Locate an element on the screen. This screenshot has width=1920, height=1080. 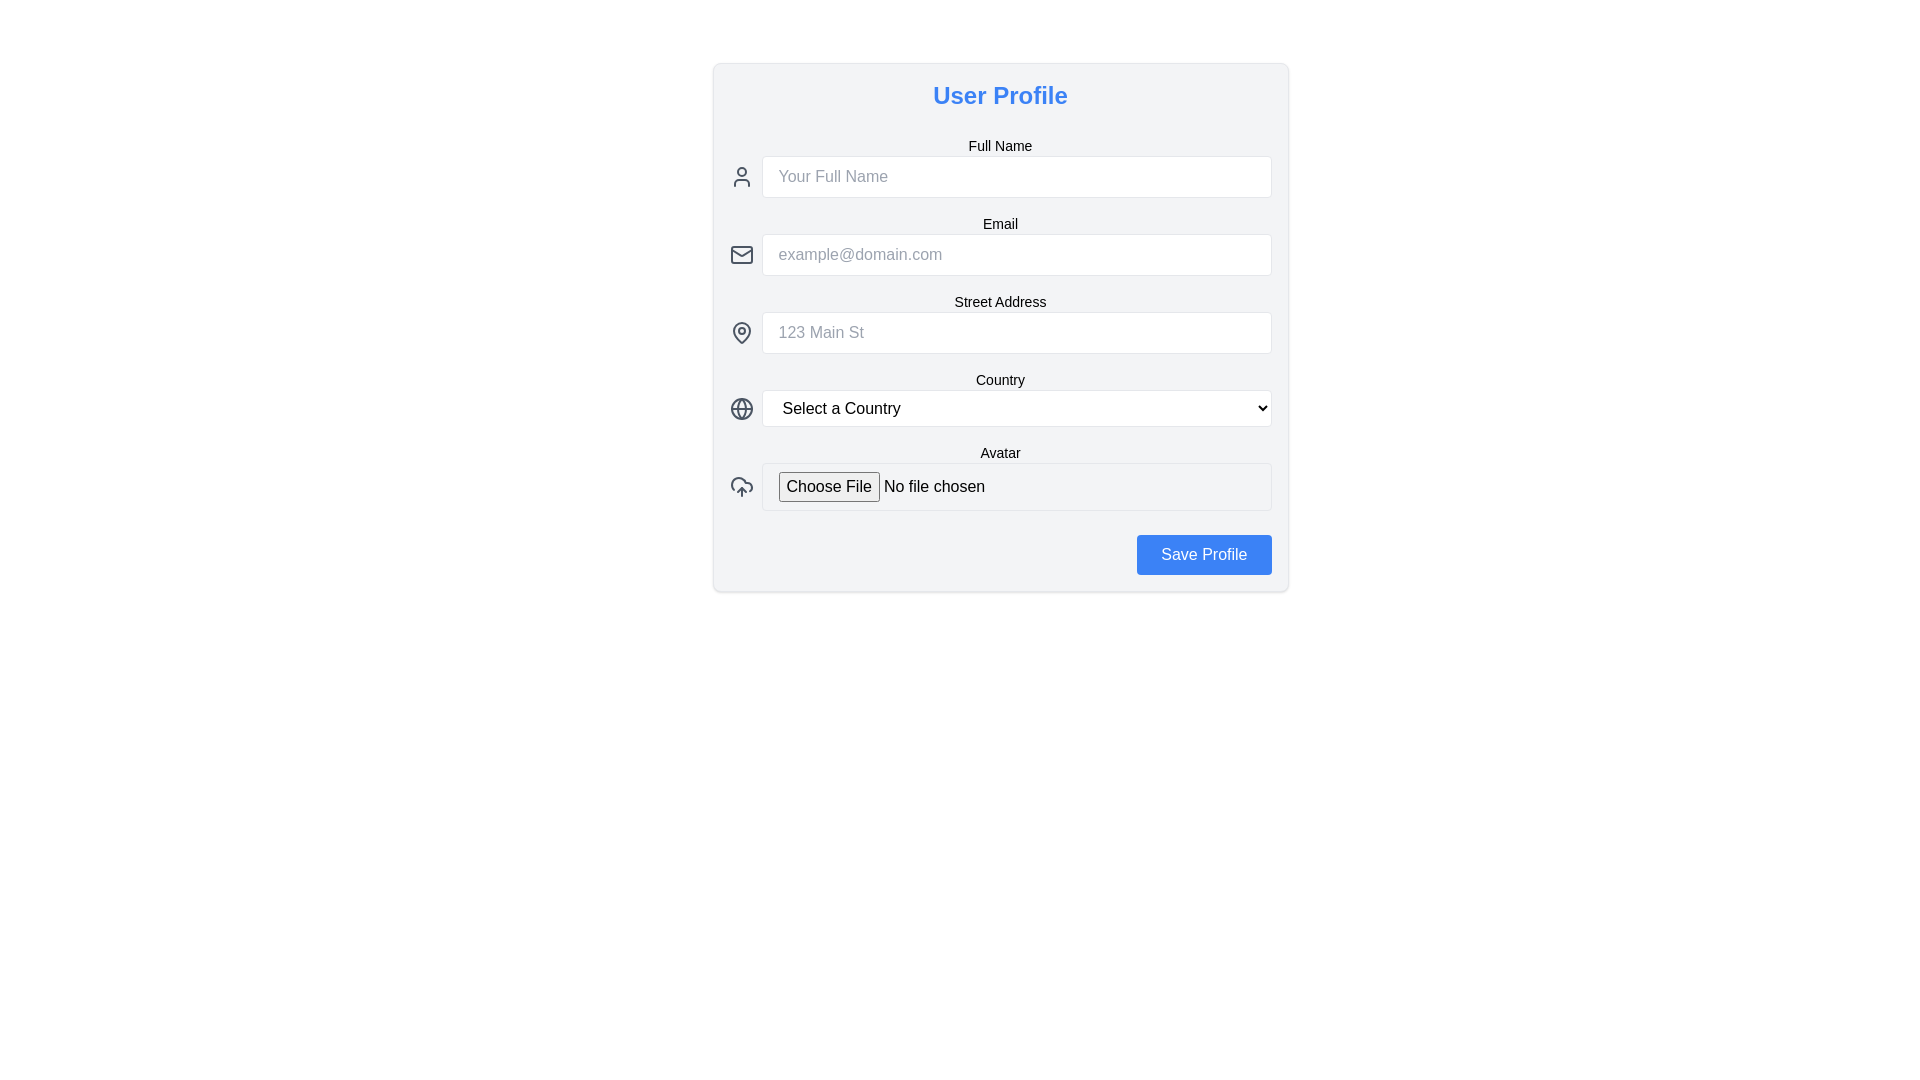
the central circular graphical element of the globe icon next to the 'Country' selection dropdown in the 'User Profile' form is located at coordinates (740, 407).